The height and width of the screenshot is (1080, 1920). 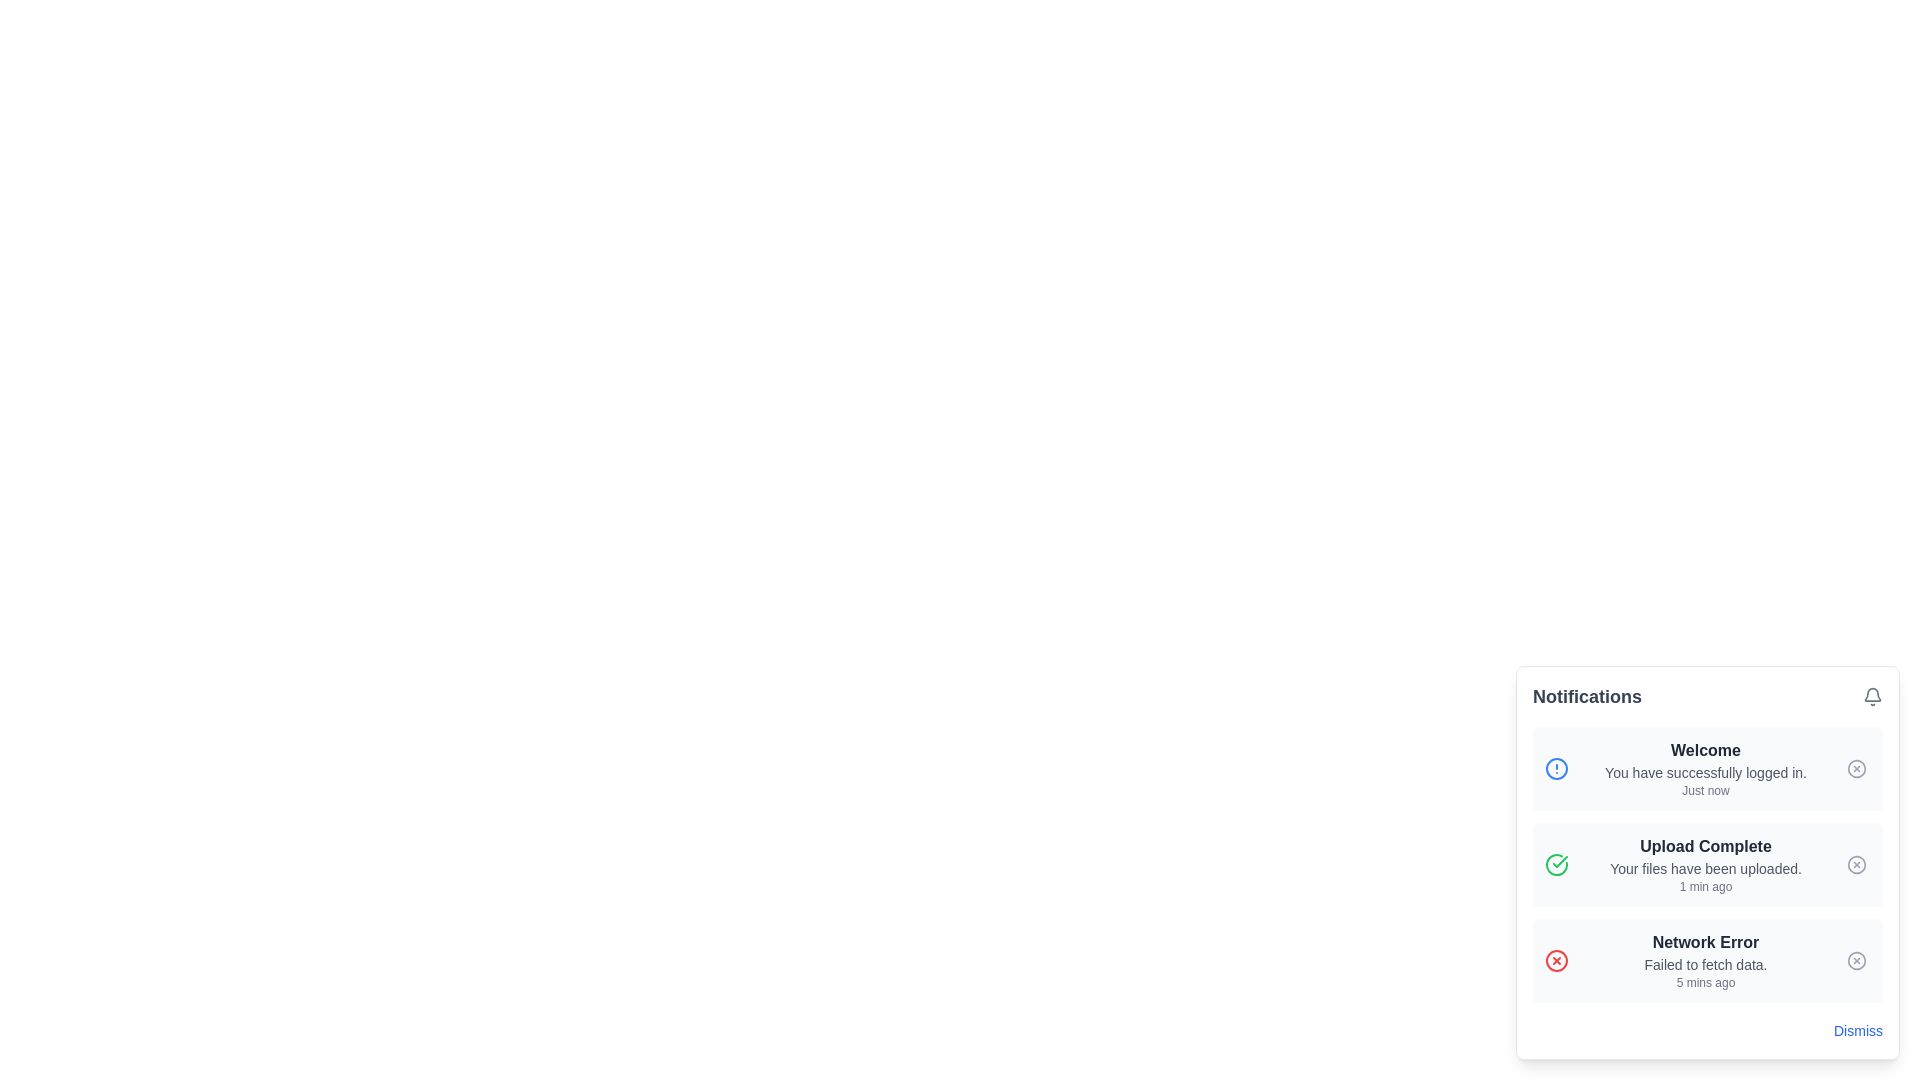 What do you see at coordinates (1586, 696) in the screenshot?
I see `title text of the notifications panel located at the top-left corner of the horizontal bar above the notifications list` at bounding box center [1586, 696].